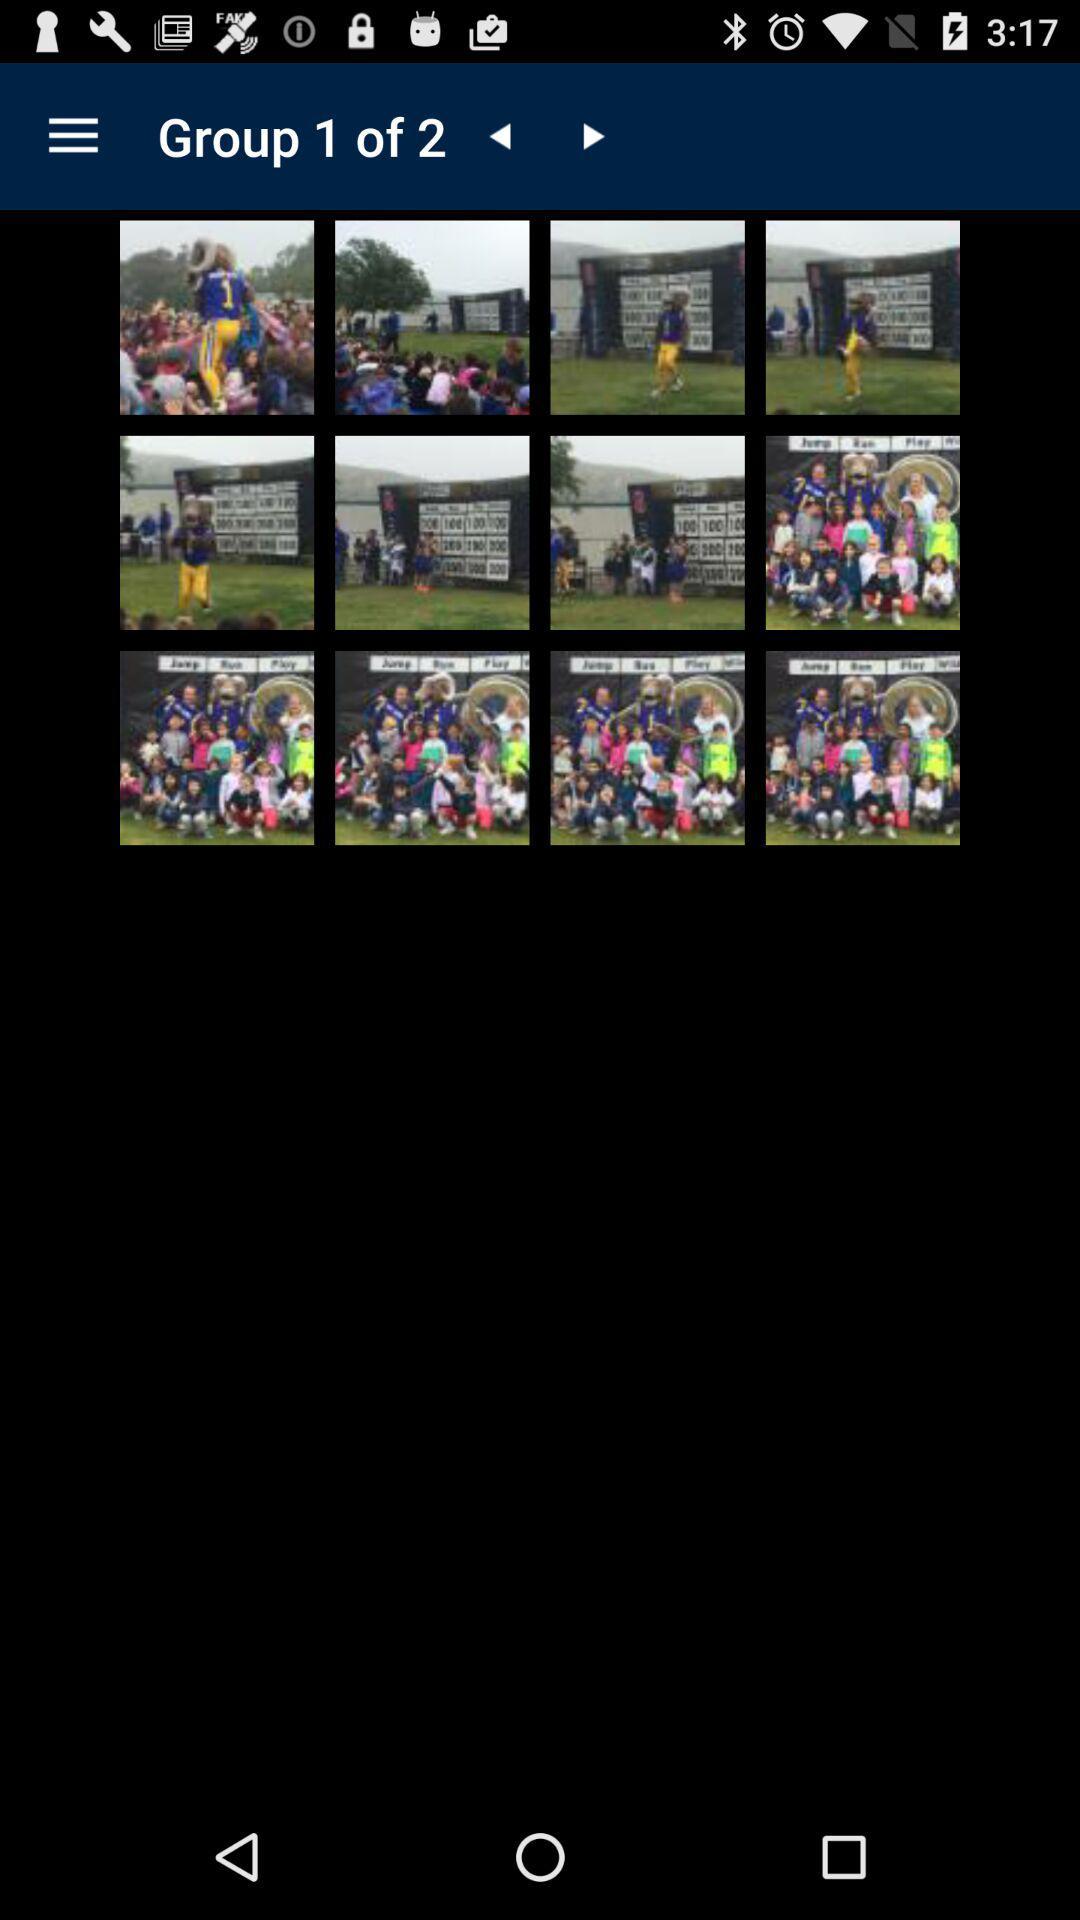  Describe the element at coordinates (431, 316) in the screenshot. I see `this photo` at that location.